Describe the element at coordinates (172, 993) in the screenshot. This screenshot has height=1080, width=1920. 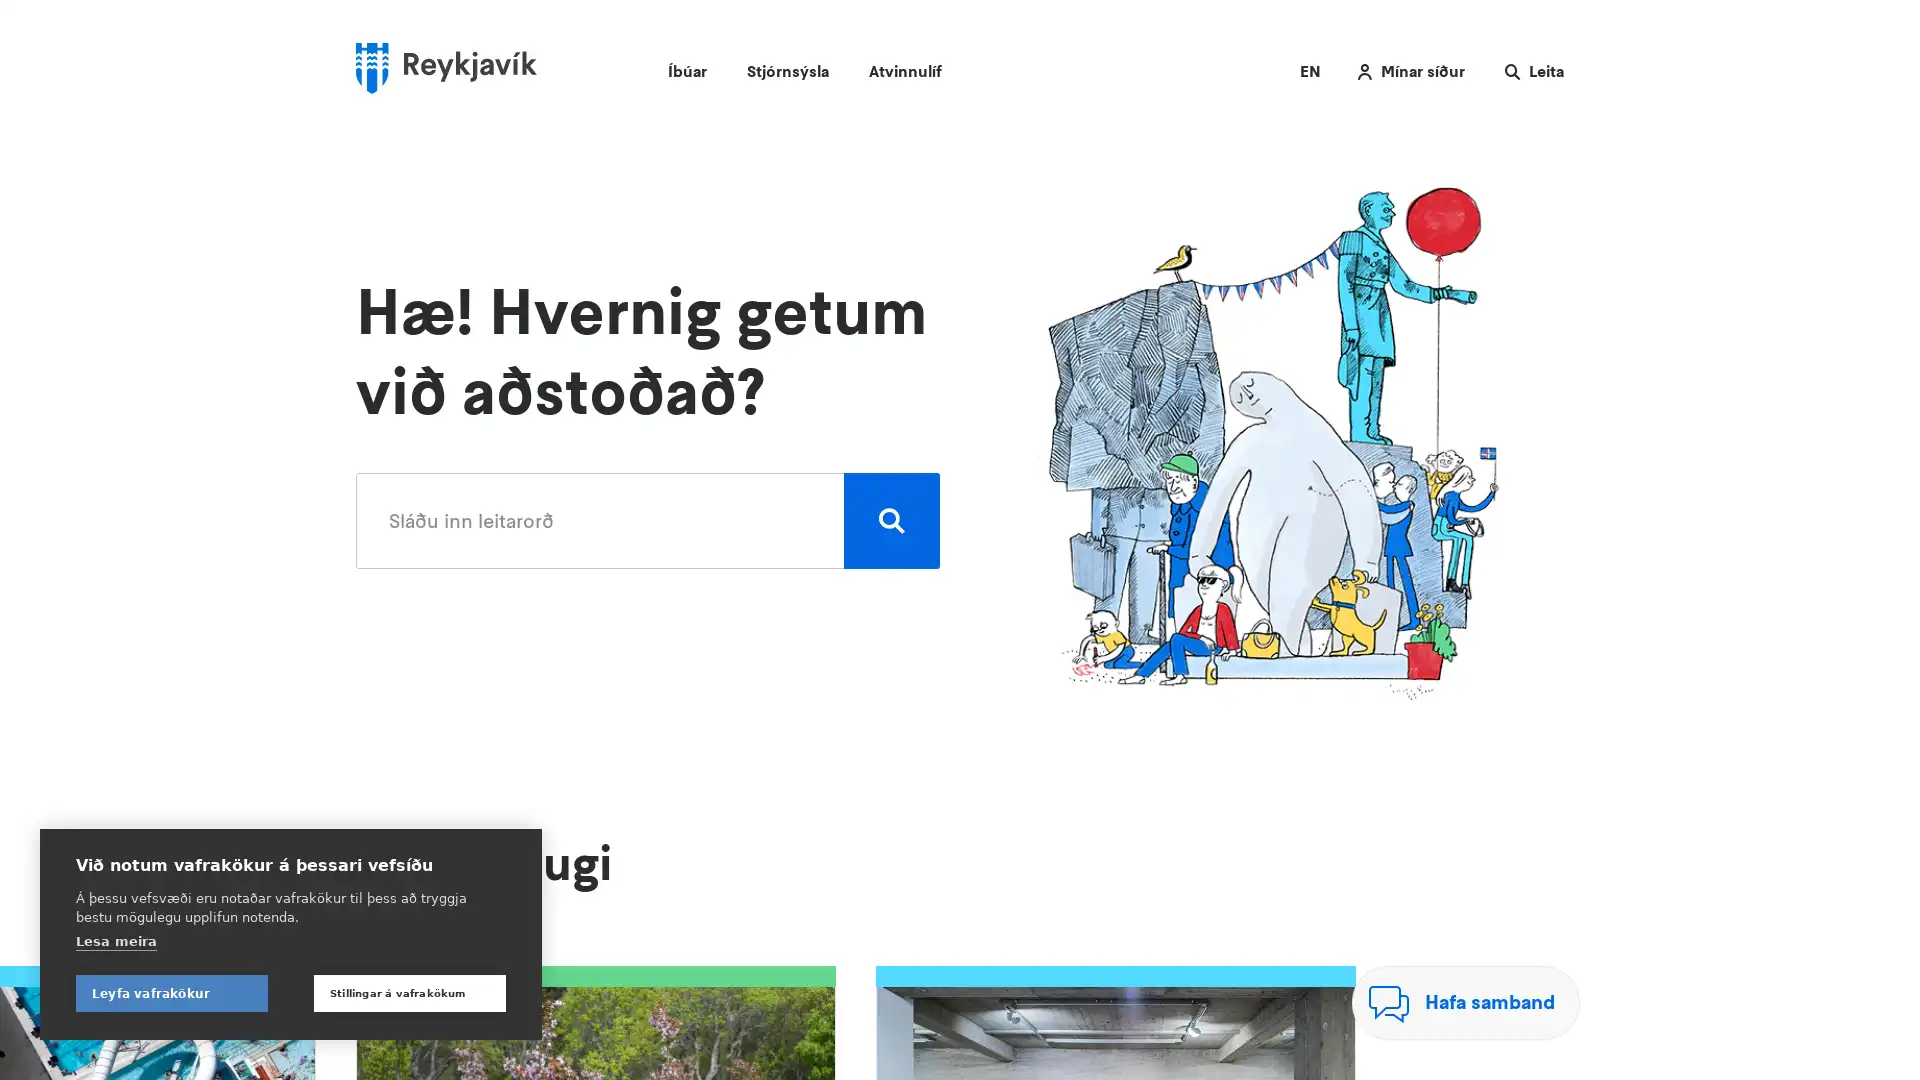
I see `Leyfa vafrakokur` at that location.